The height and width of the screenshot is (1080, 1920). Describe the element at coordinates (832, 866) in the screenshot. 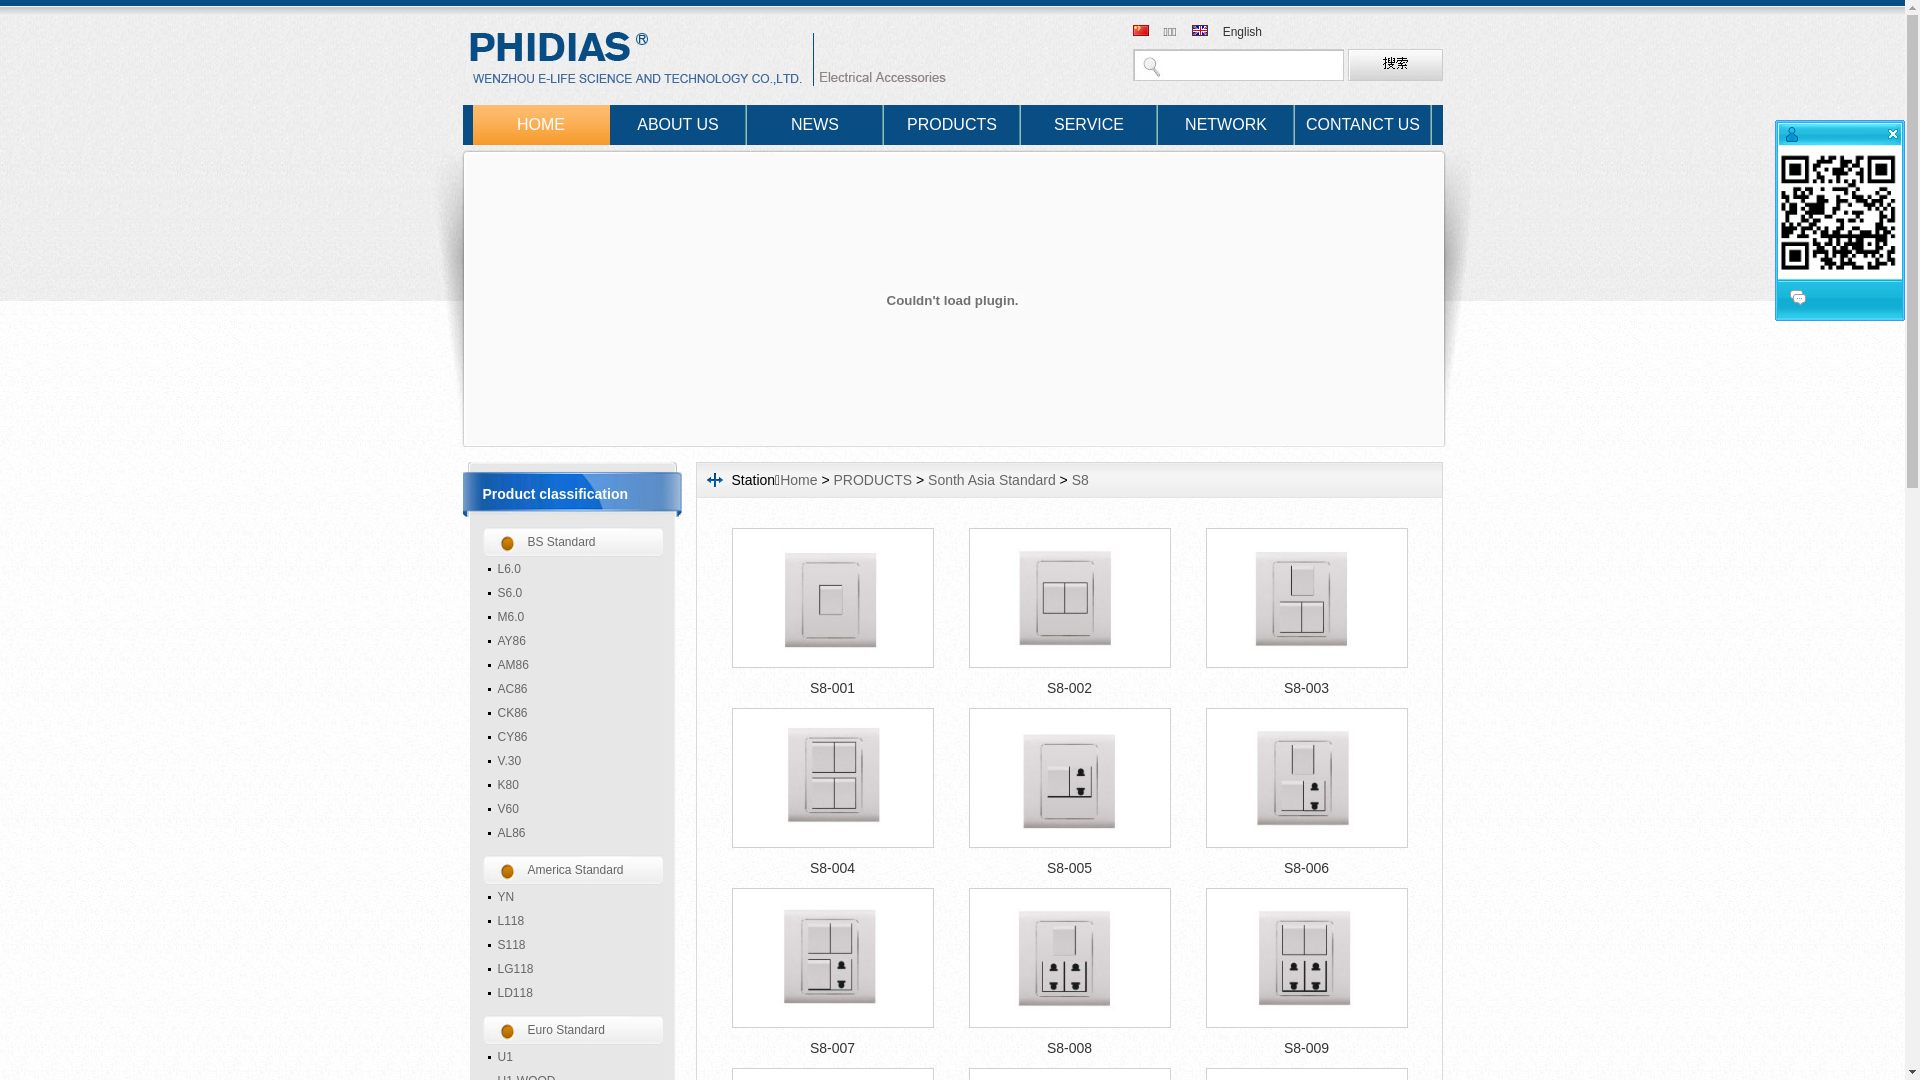

I see `'S8-004'` at that location.